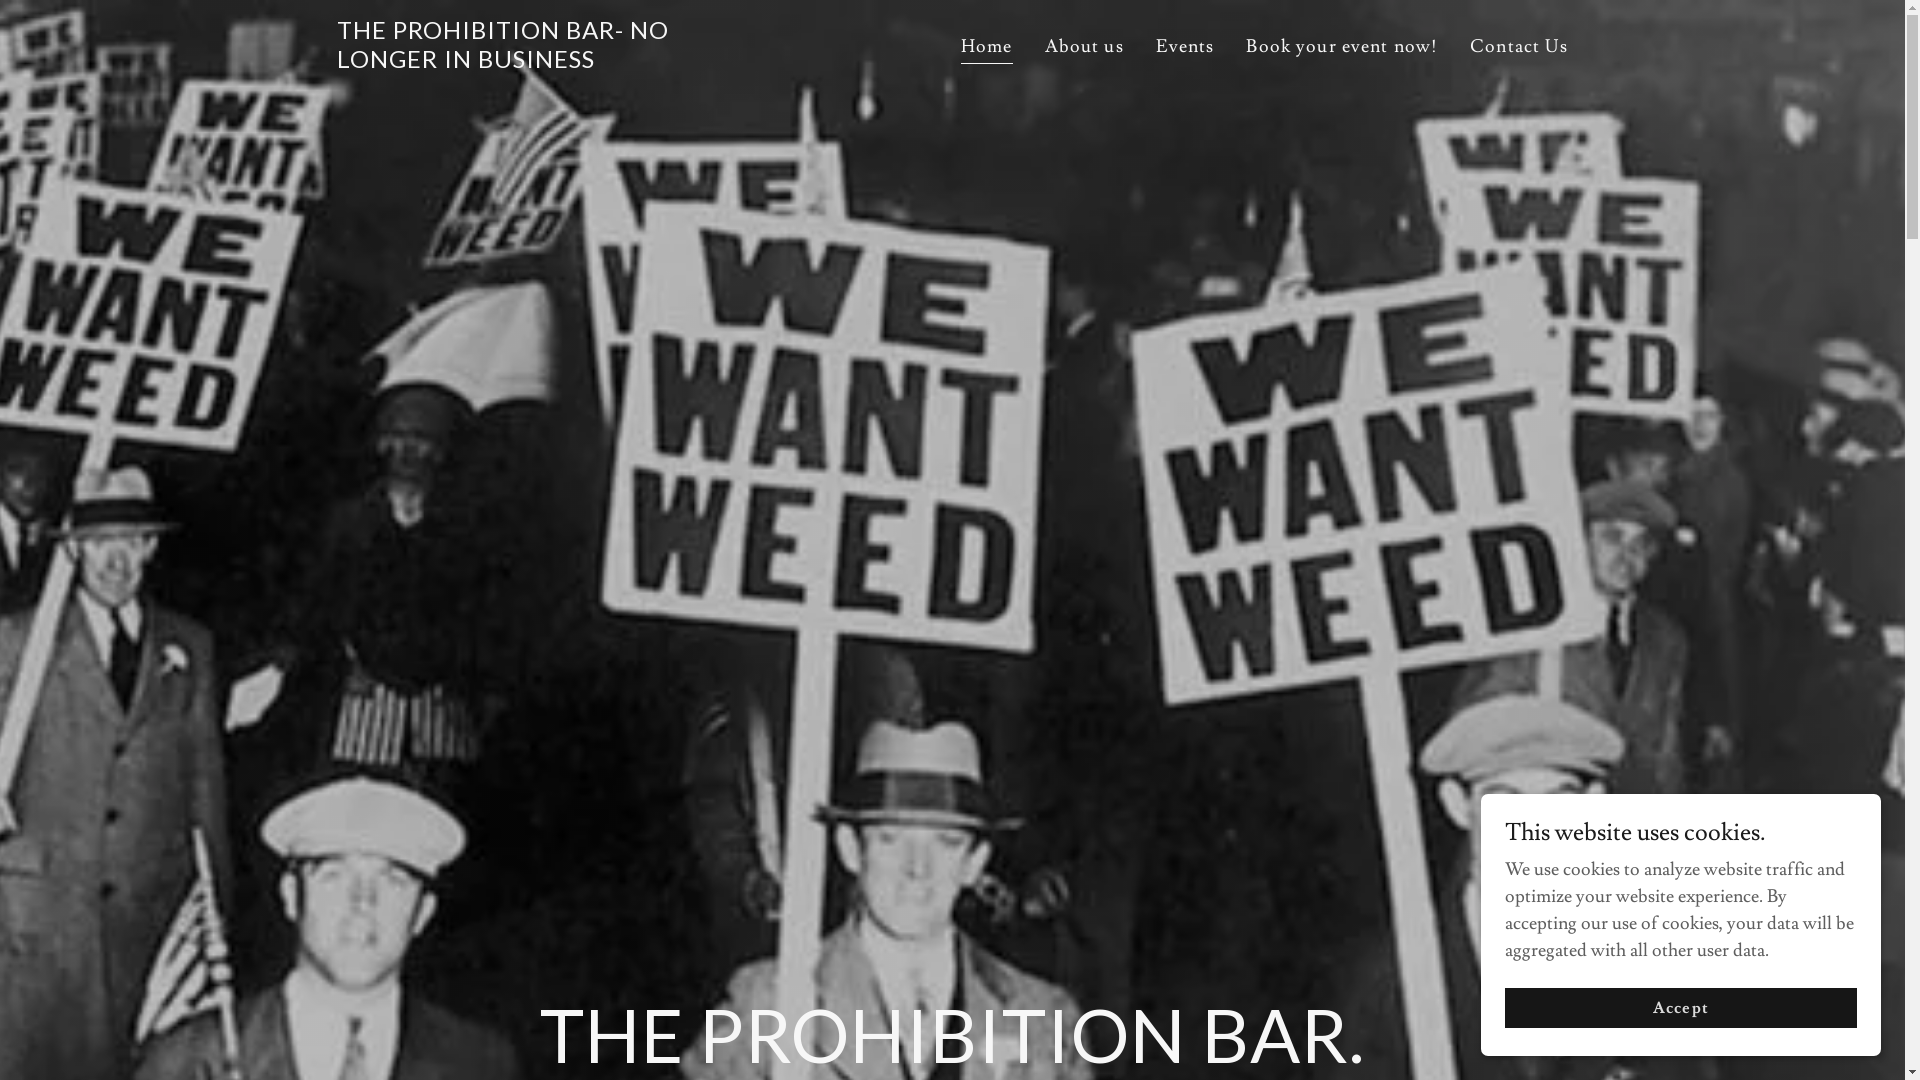 The width and height of the screenshot is (1920, 1080). What do you see at coordinates (1518, 45) in the screenshot?
I see `'Contact Us'` at bounding box center [1518, 45].